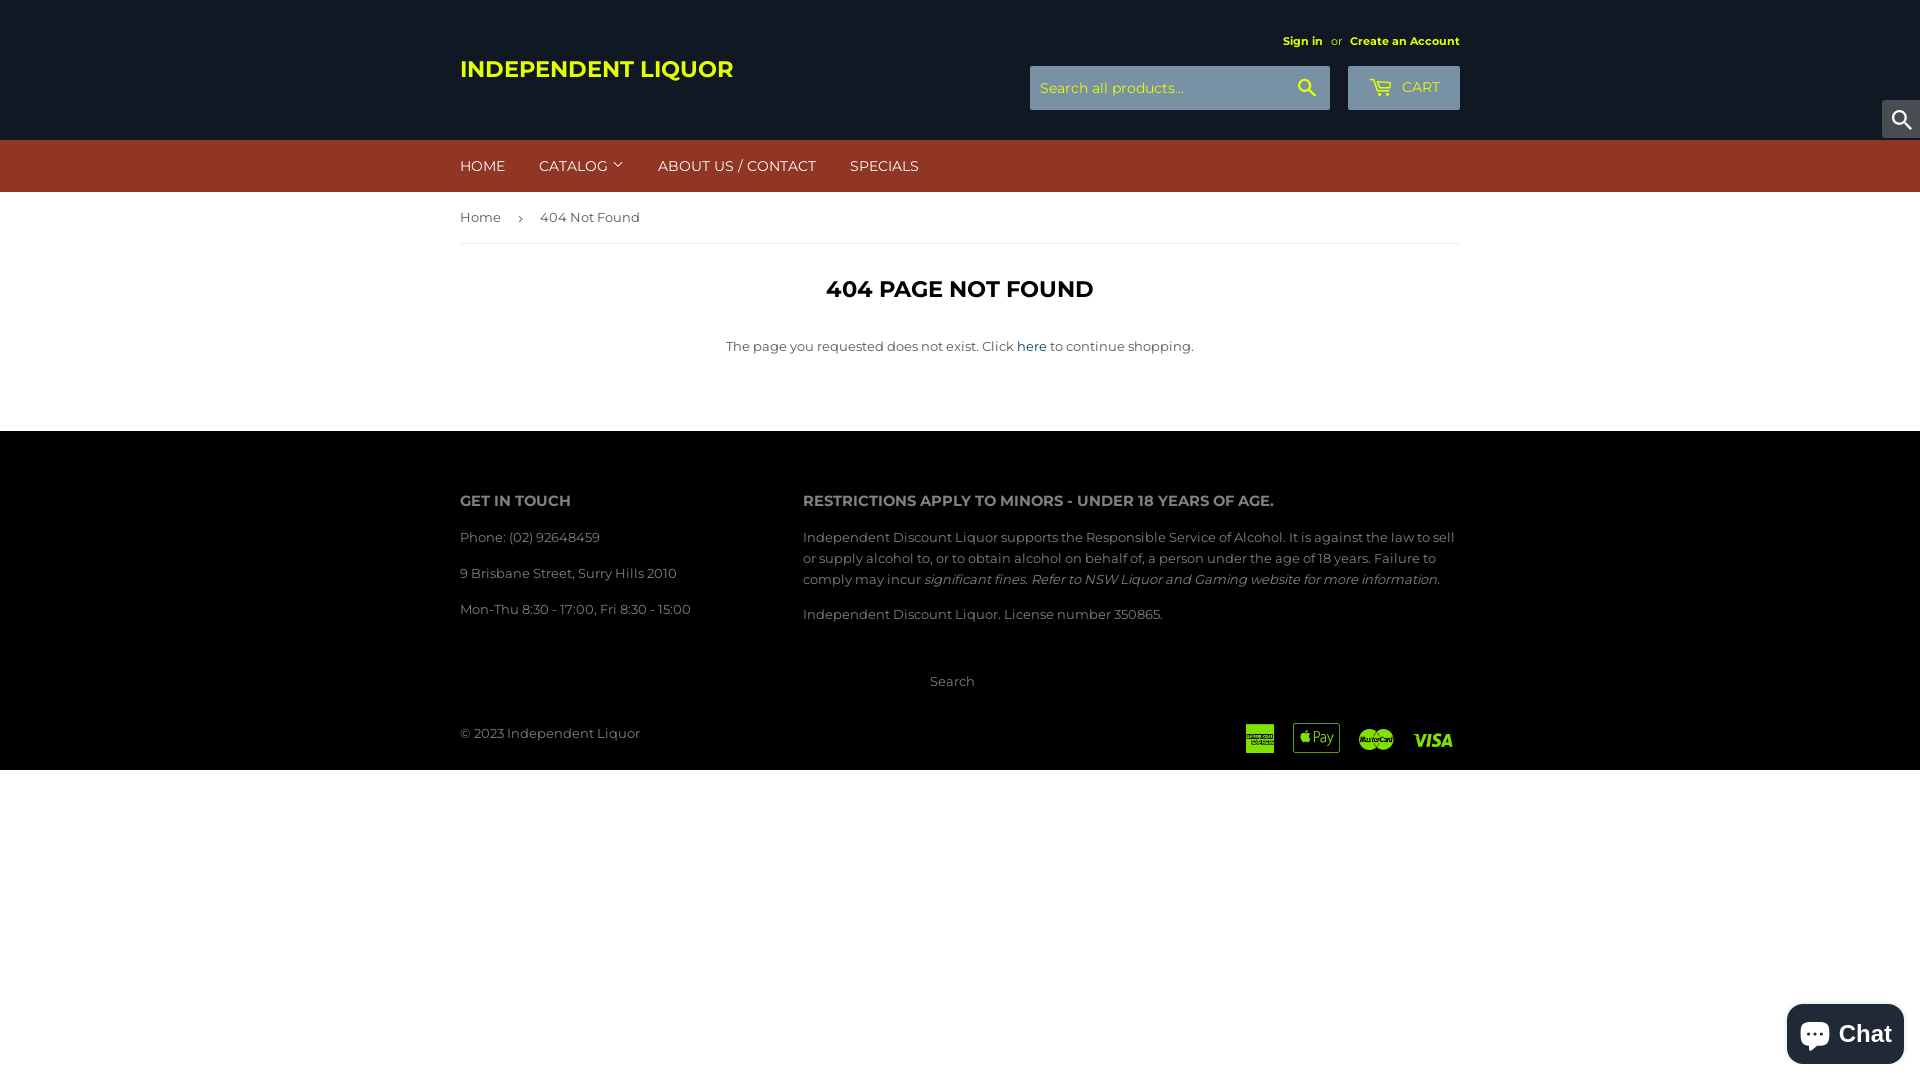 The width and height of the screenshot is (1920, 1080). I want to click on 'ABOUT US / CONTACT', so click(736, 164).